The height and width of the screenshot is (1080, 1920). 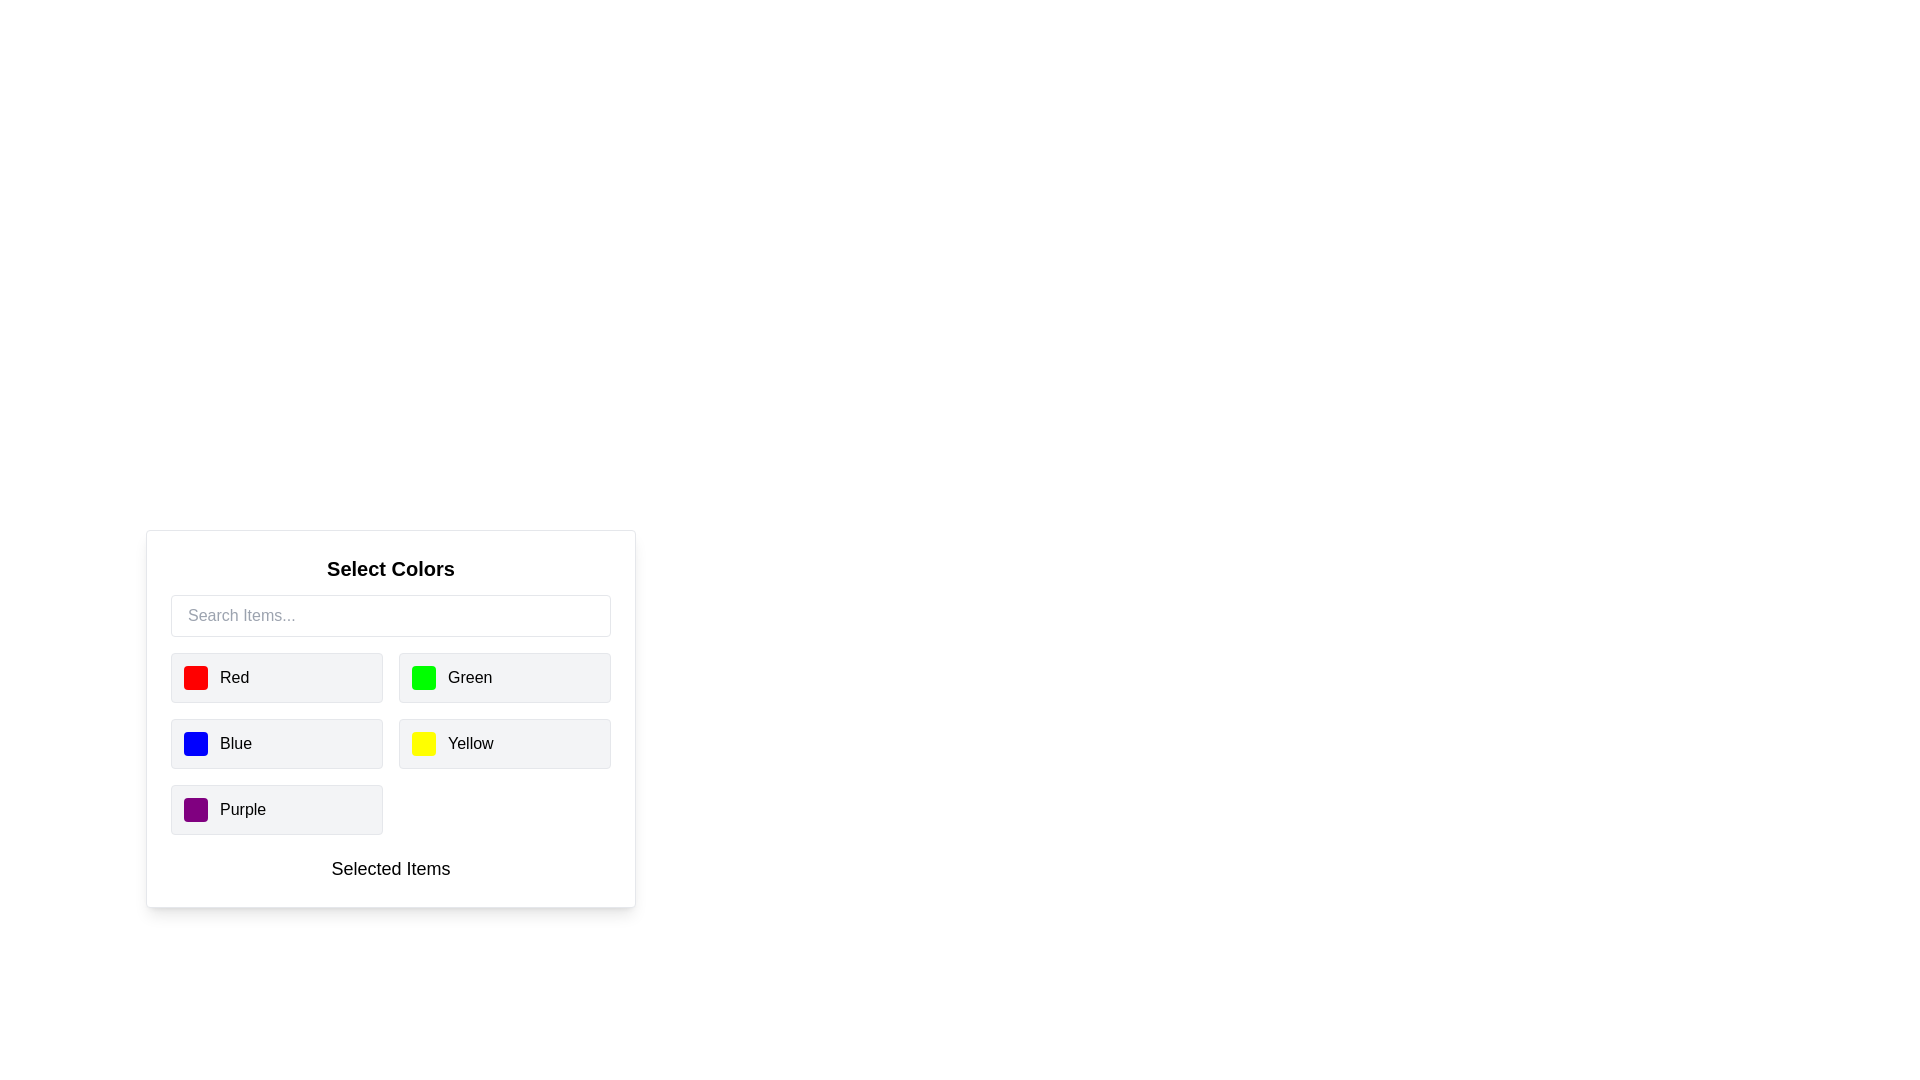 What do you see at coordinates (451, 677) in the screenshot?
I see `the second selectable list item labeled 'Green'` at bounding box center [451, 677].